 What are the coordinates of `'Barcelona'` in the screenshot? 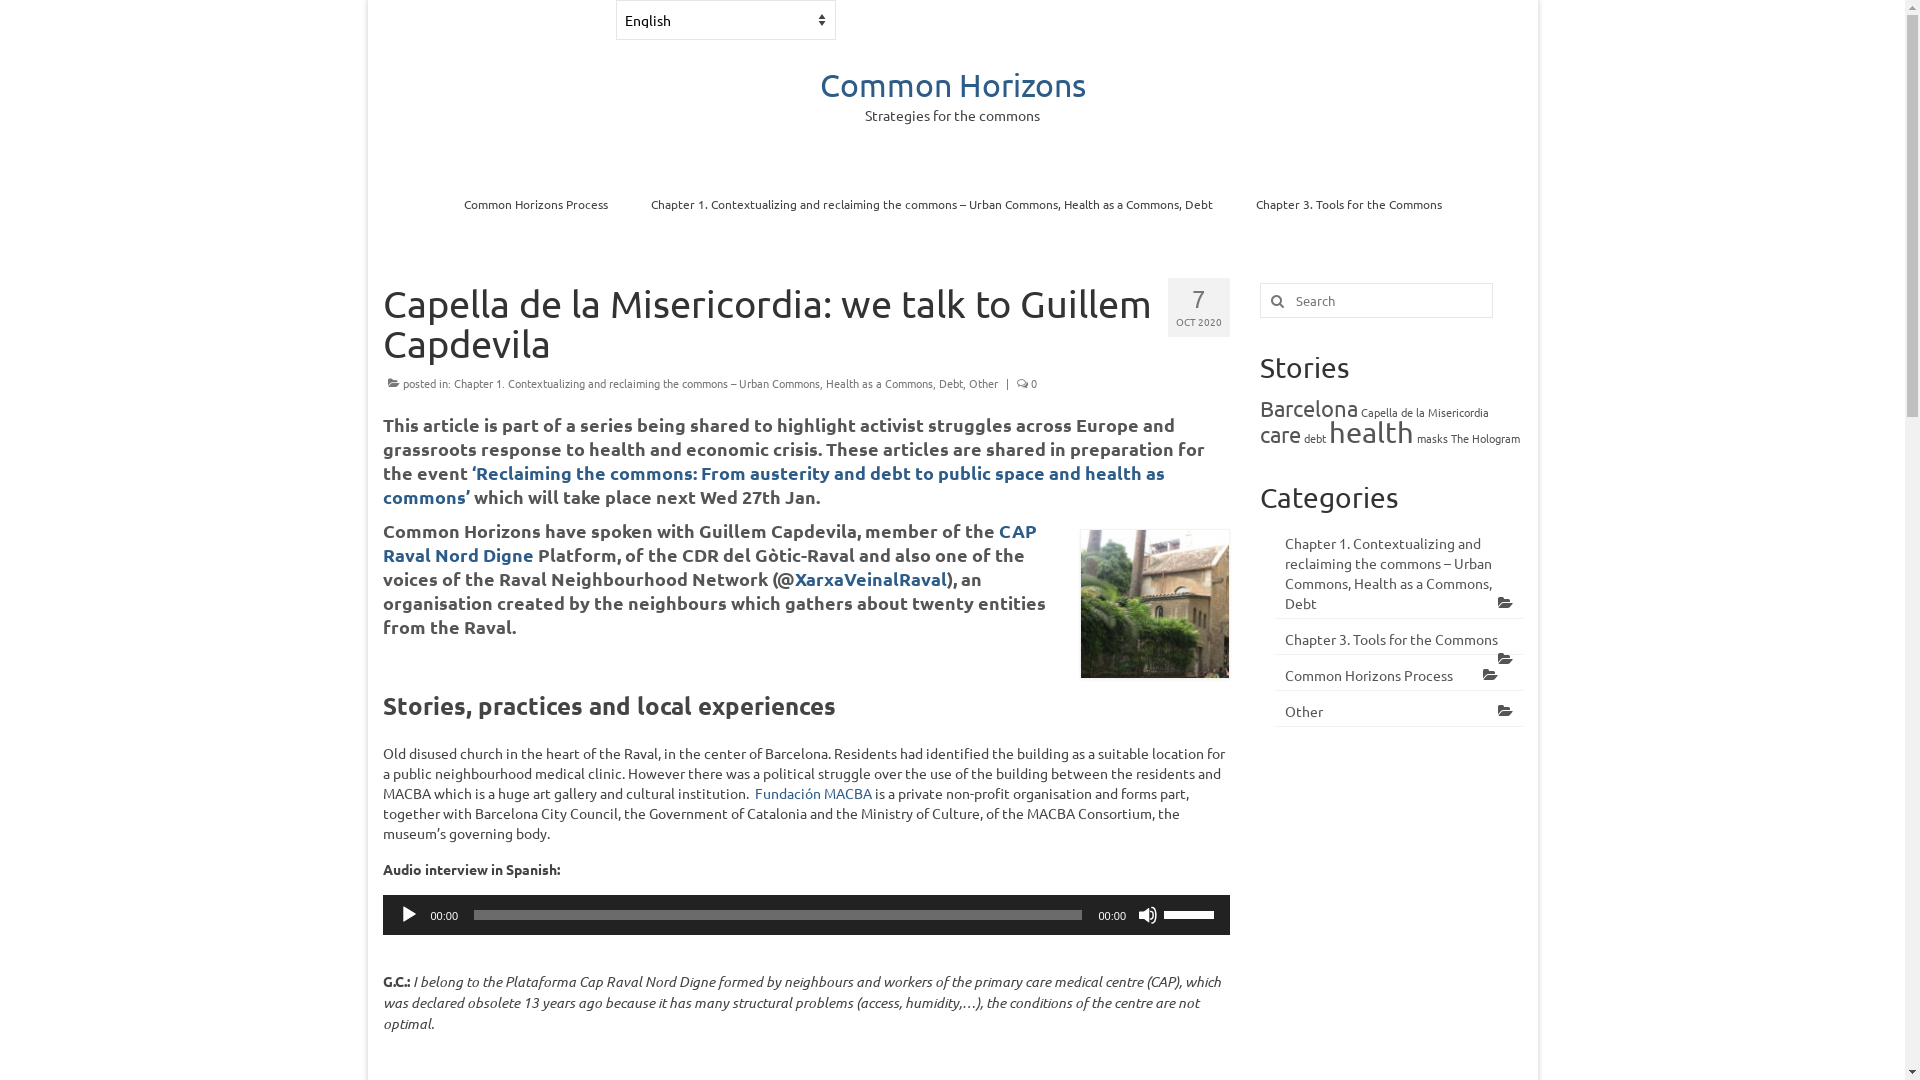 It's located at (1309, 407).